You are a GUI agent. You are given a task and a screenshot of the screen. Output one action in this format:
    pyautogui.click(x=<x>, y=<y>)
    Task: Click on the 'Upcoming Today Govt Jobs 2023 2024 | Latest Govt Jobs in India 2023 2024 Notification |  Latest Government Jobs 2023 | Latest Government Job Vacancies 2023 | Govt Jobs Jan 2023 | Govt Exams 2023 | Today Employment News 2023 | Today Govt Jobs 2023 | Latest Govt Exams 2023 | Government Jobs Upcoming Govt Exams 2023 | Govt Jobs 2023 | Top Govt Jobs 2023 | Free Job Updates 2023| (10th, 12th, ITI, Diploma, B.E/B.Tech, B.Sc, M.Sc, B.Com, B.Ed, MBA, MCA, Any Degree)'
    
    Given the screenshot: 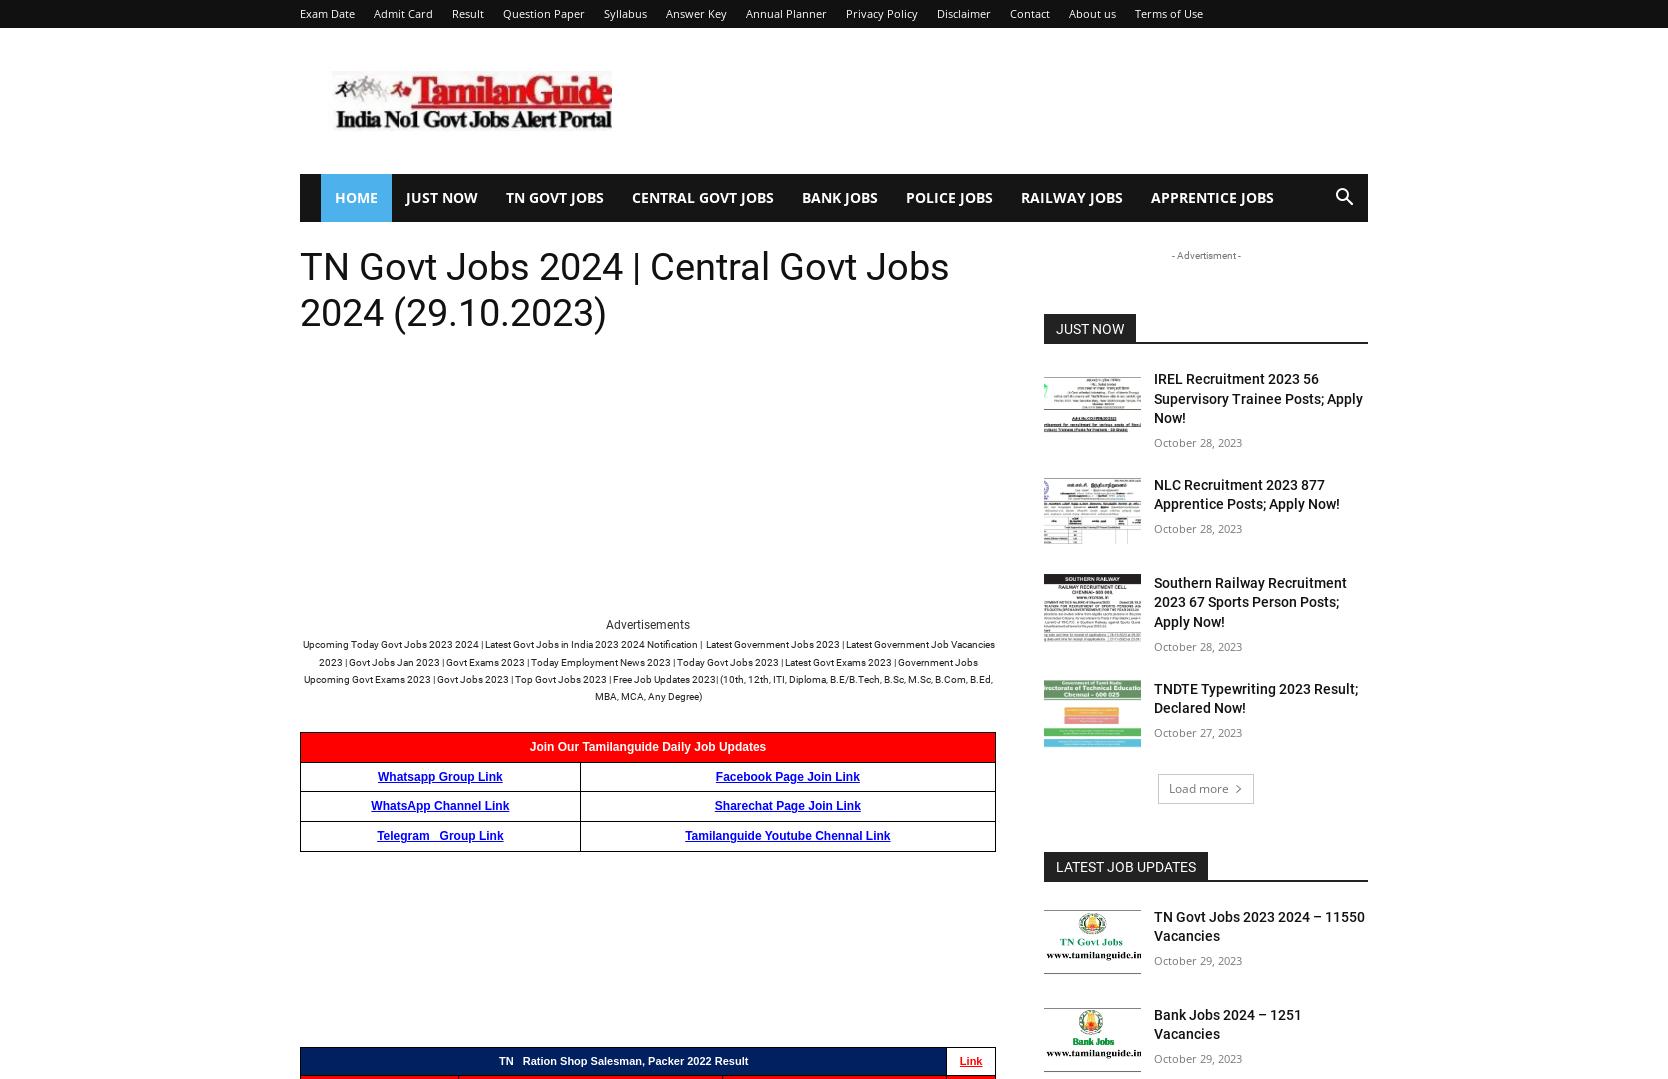 What is the action you would take?
    pyautogui.click(x=301, y=670)
    